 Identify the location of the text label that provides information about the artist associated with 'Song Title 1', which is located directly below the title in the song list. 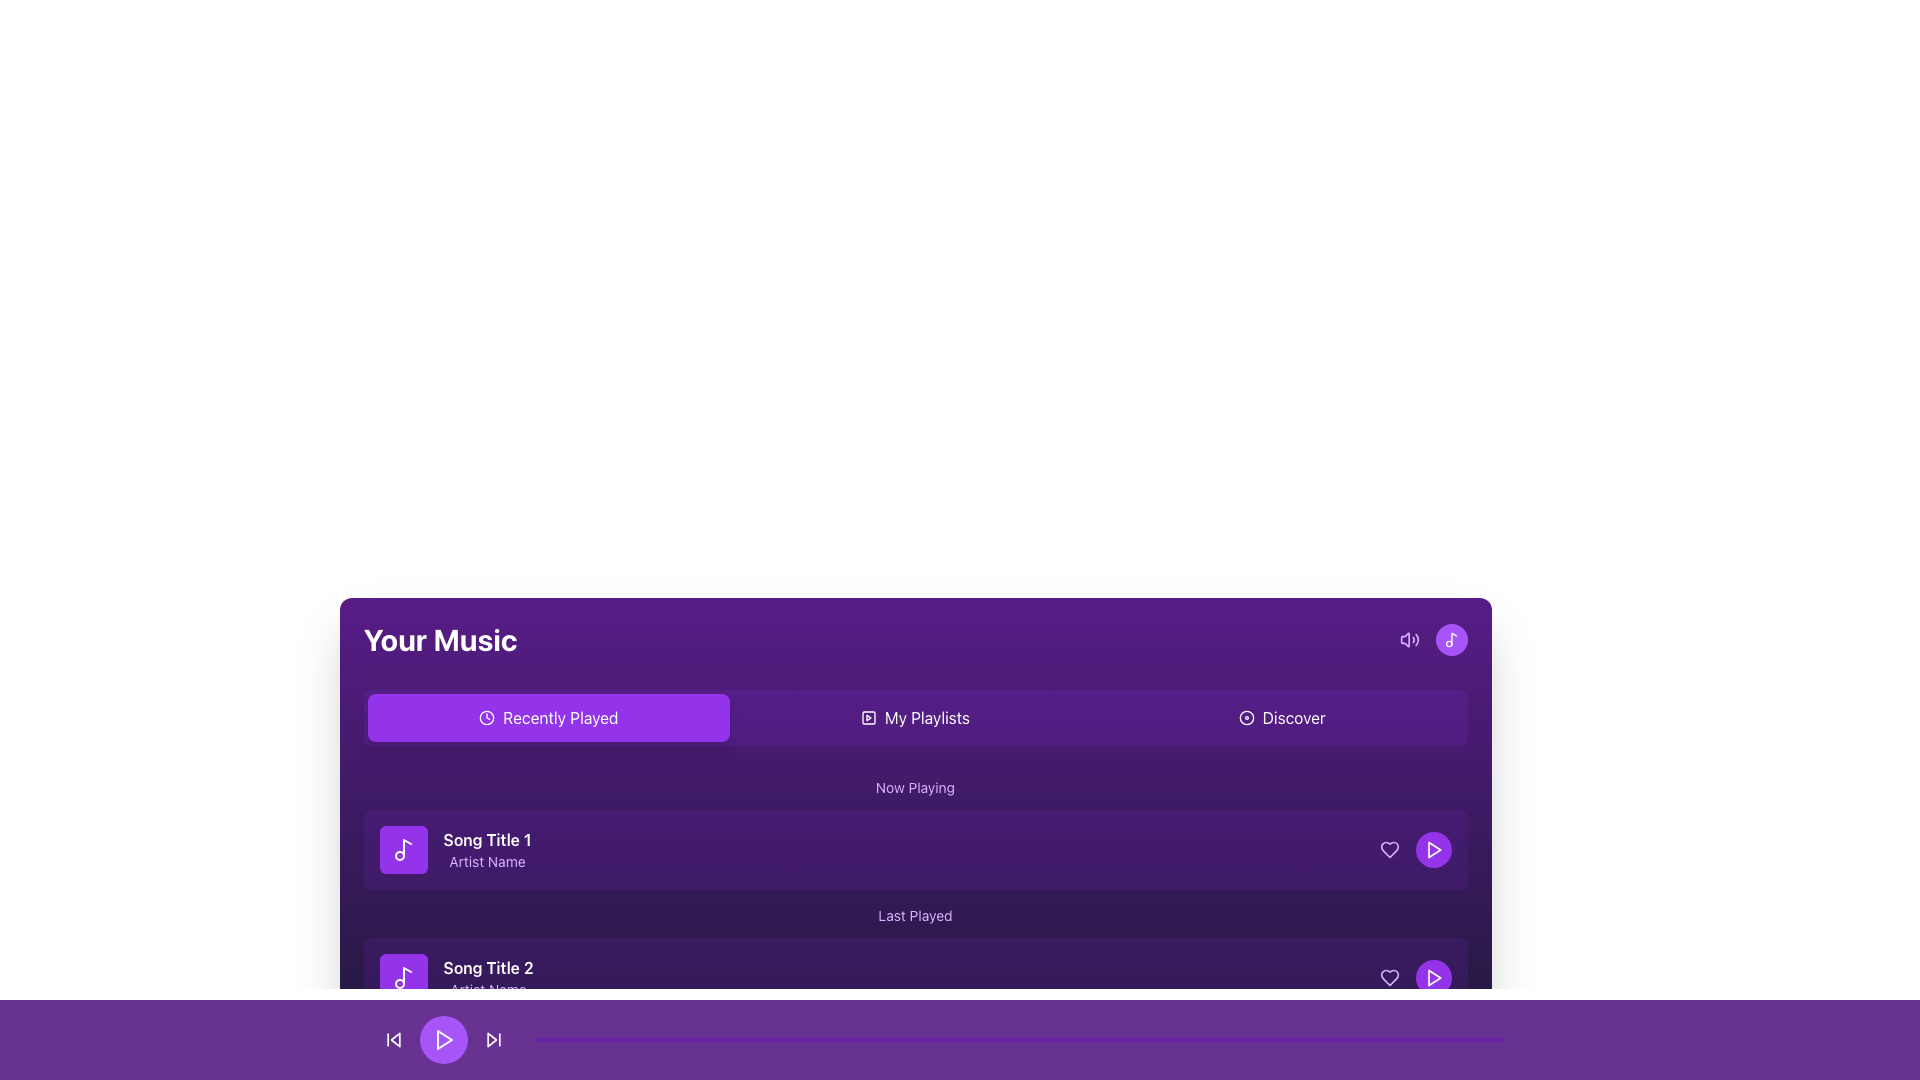
(487, 860).